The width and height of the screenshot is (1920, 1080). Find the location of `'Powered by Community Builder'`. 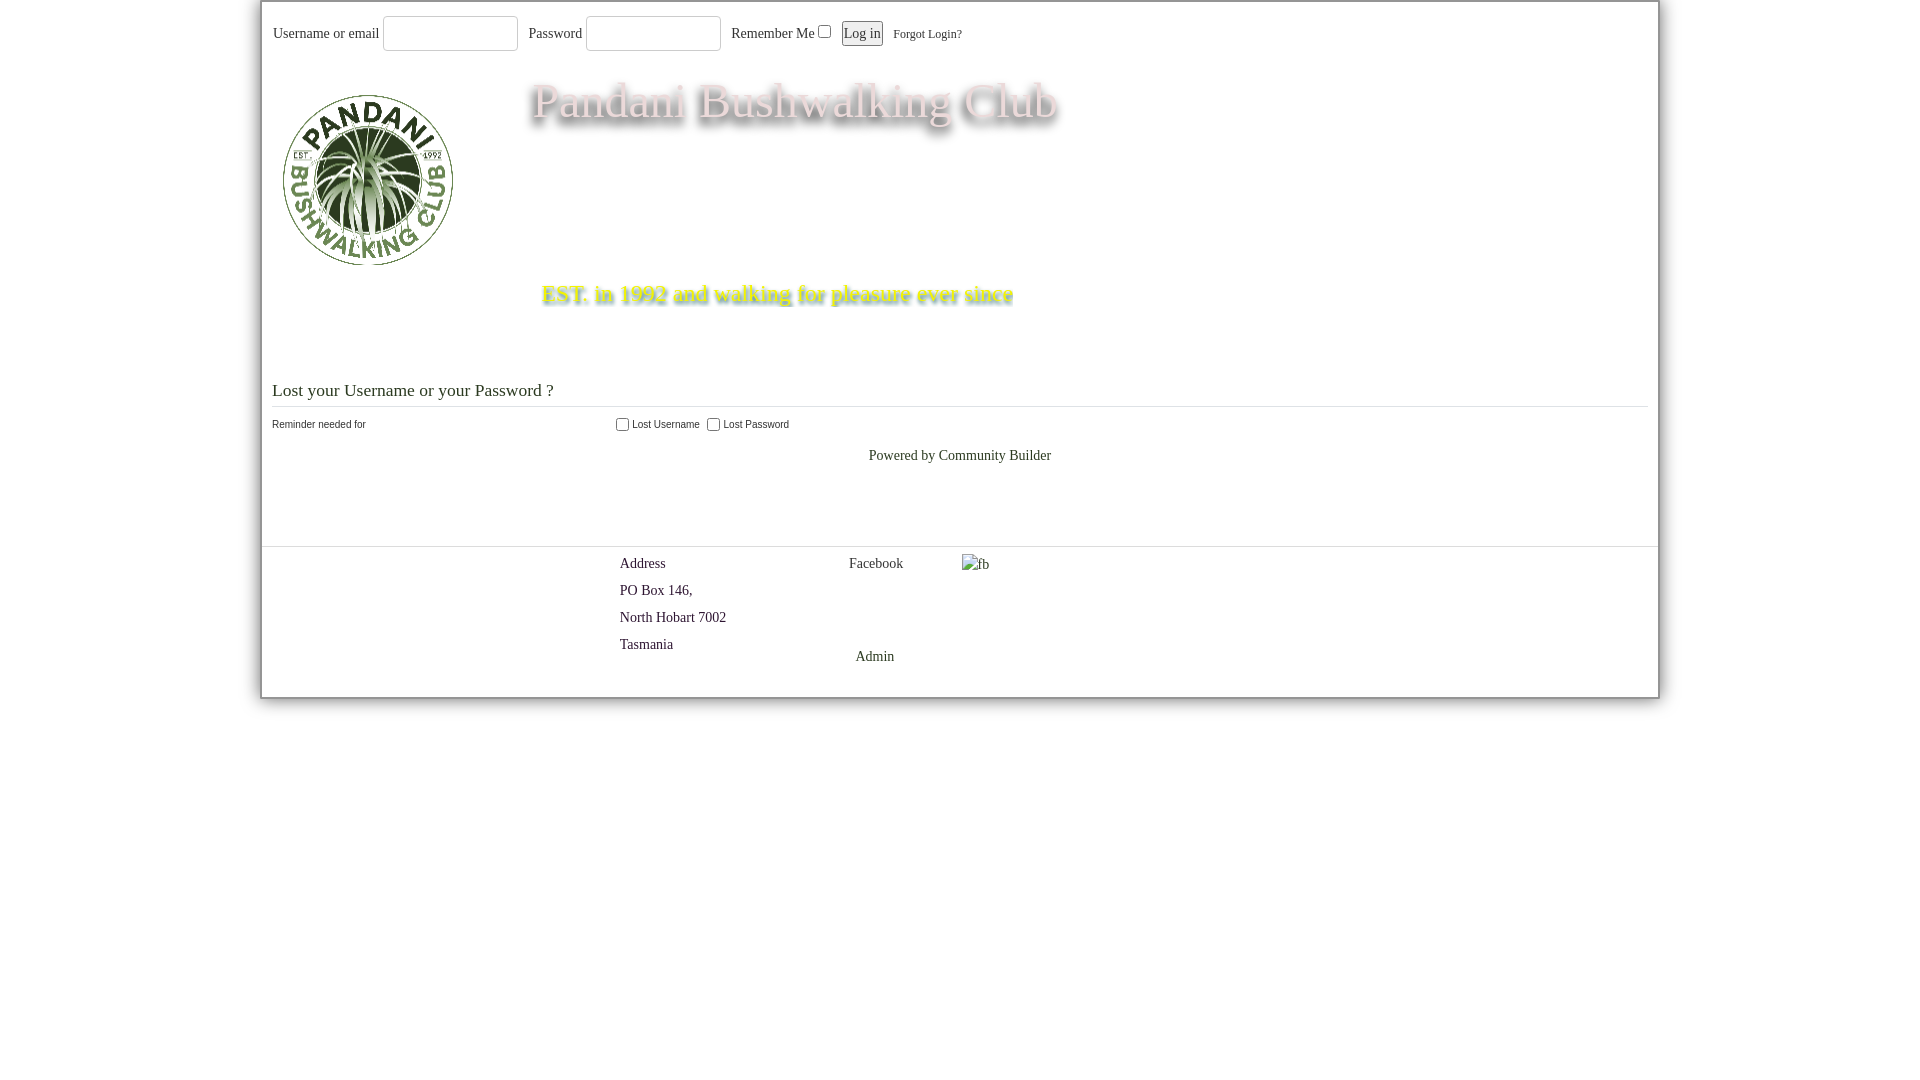

'Powered by Community Builder' is located at coordinates (960, 455).